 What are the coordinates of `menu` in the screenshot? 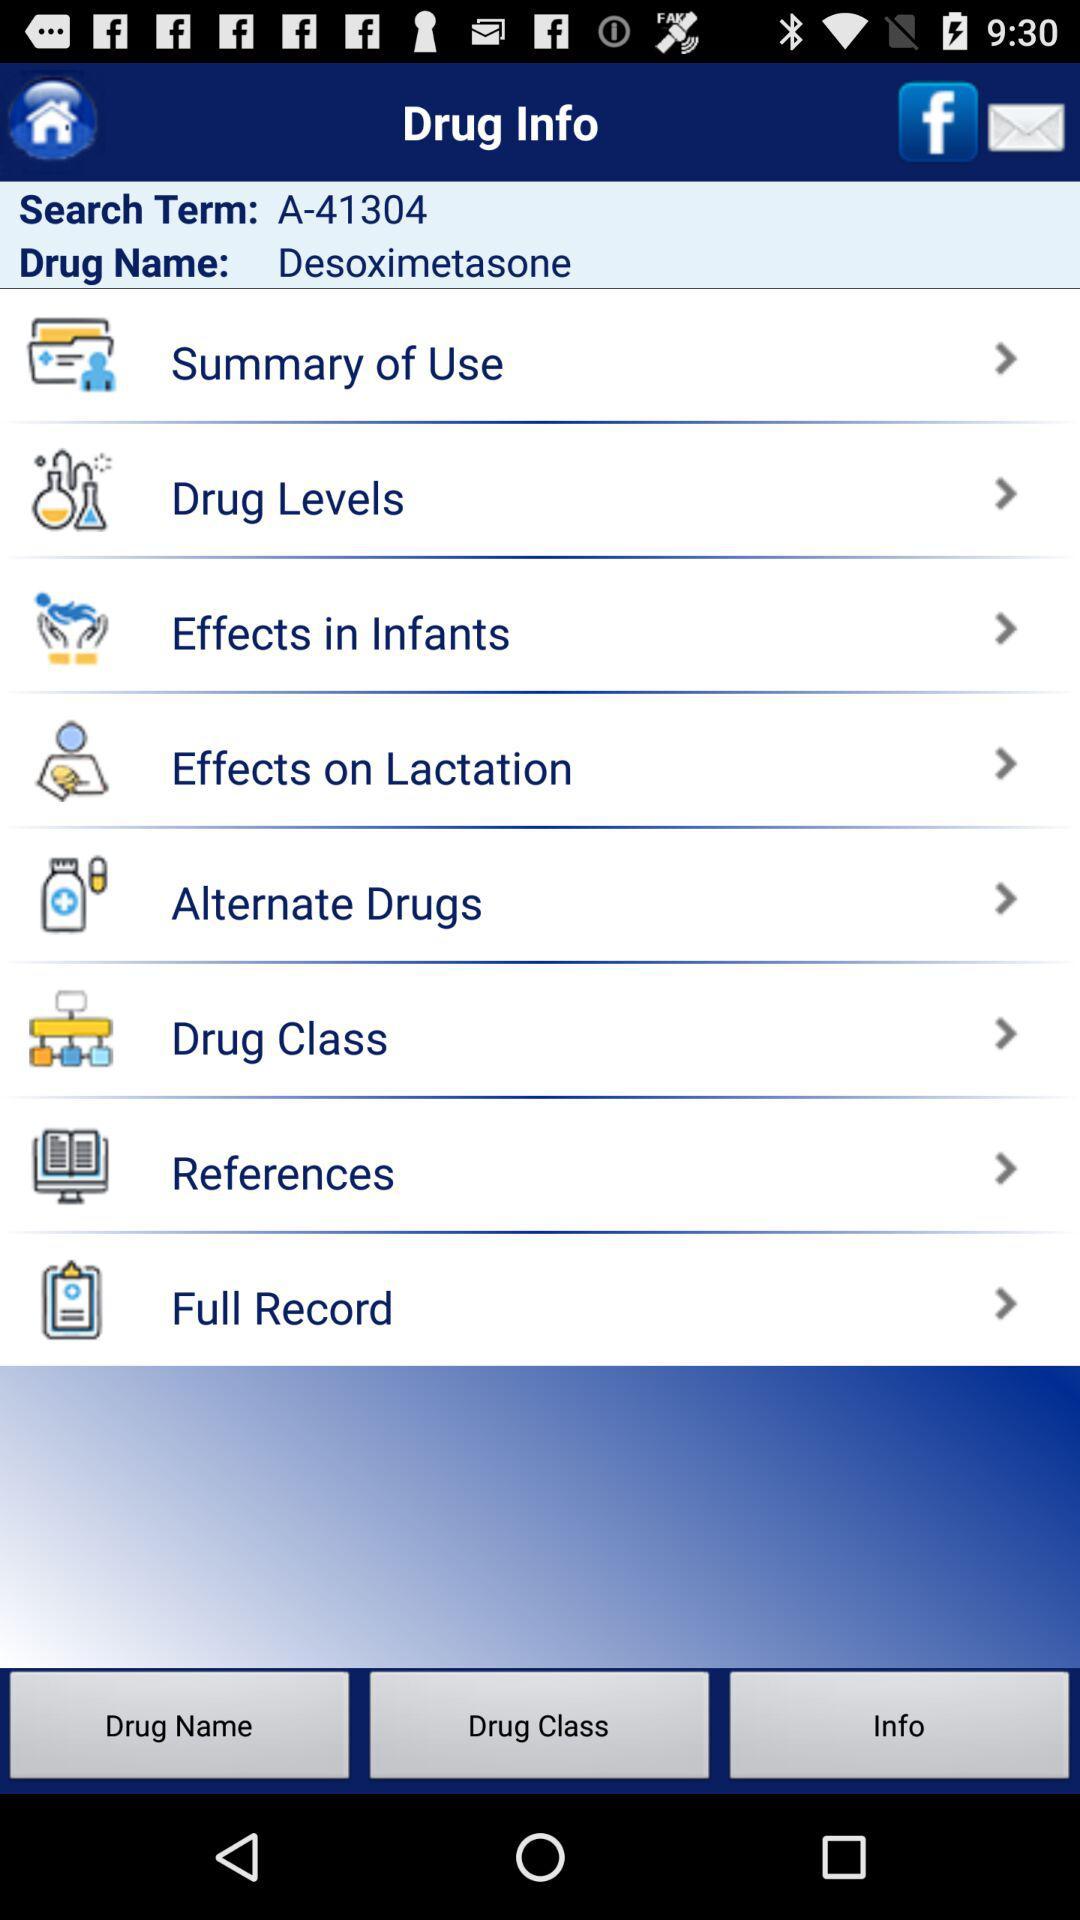 It's located at (70, 1164).